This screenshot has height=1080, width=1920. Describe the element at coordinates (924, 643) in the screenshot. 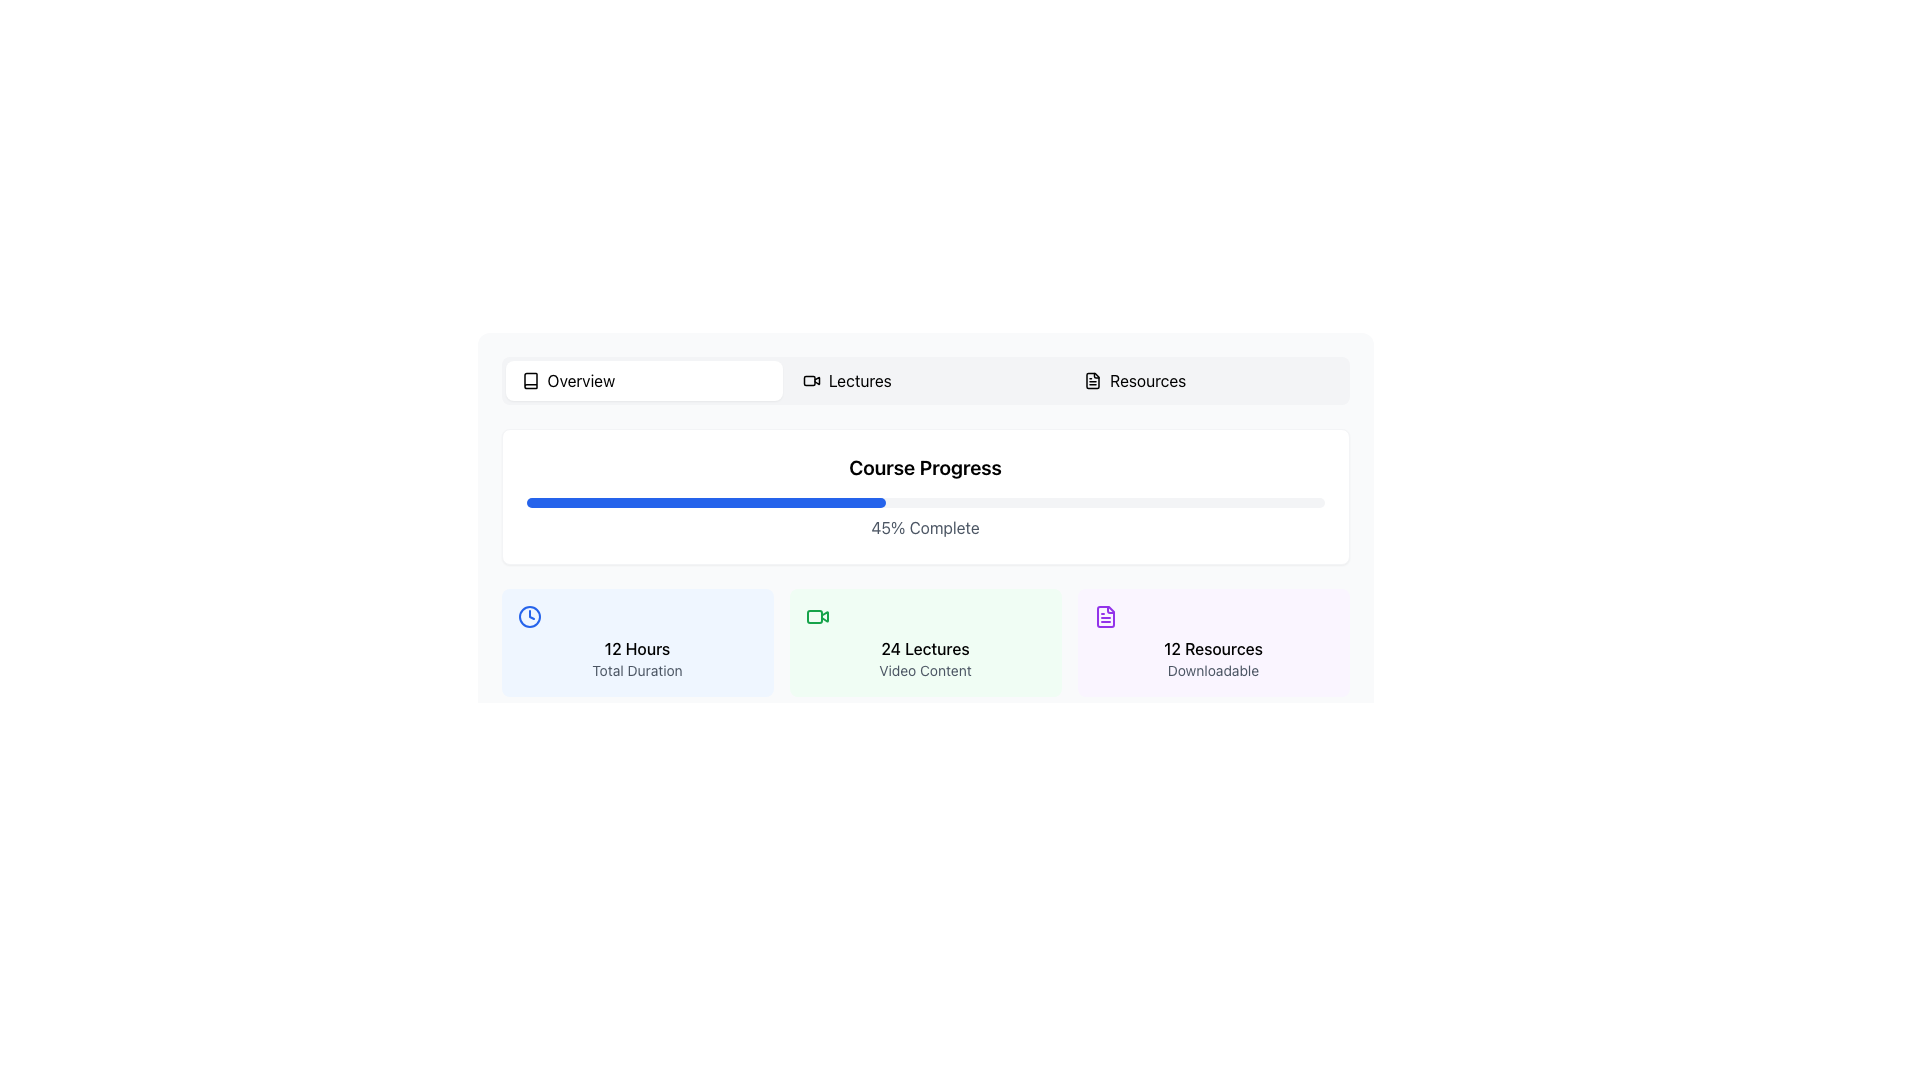

I see `text content from the Informative panel displaying '24 Lectures' in bold followed by 'Video Content' in smaller text within a green-shaded box, which is the second in a grid of three boxes in the 'Course Progress' section` at that location.